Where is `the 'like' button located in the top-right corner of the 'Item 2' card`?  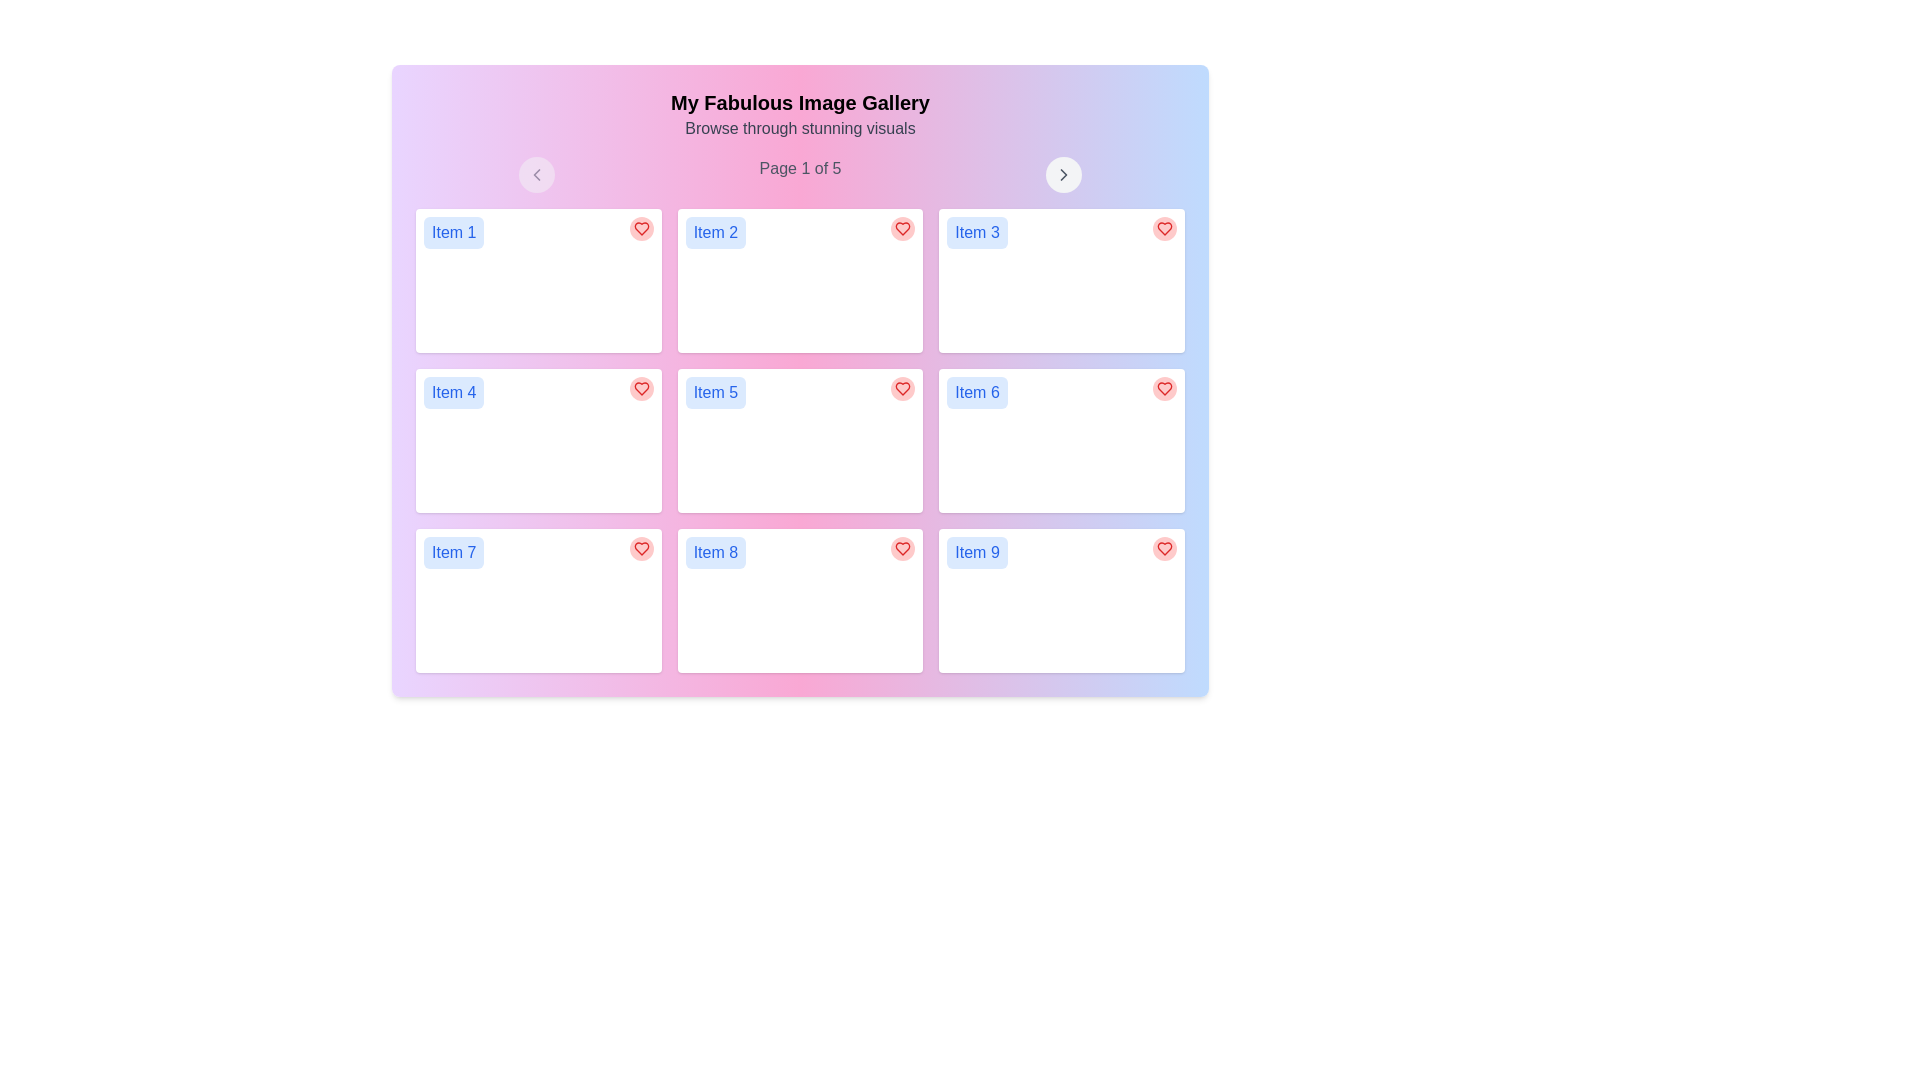 the 'like' button located in the top-right corner of the 'Item 2' card is located at coordinates (902, 227).